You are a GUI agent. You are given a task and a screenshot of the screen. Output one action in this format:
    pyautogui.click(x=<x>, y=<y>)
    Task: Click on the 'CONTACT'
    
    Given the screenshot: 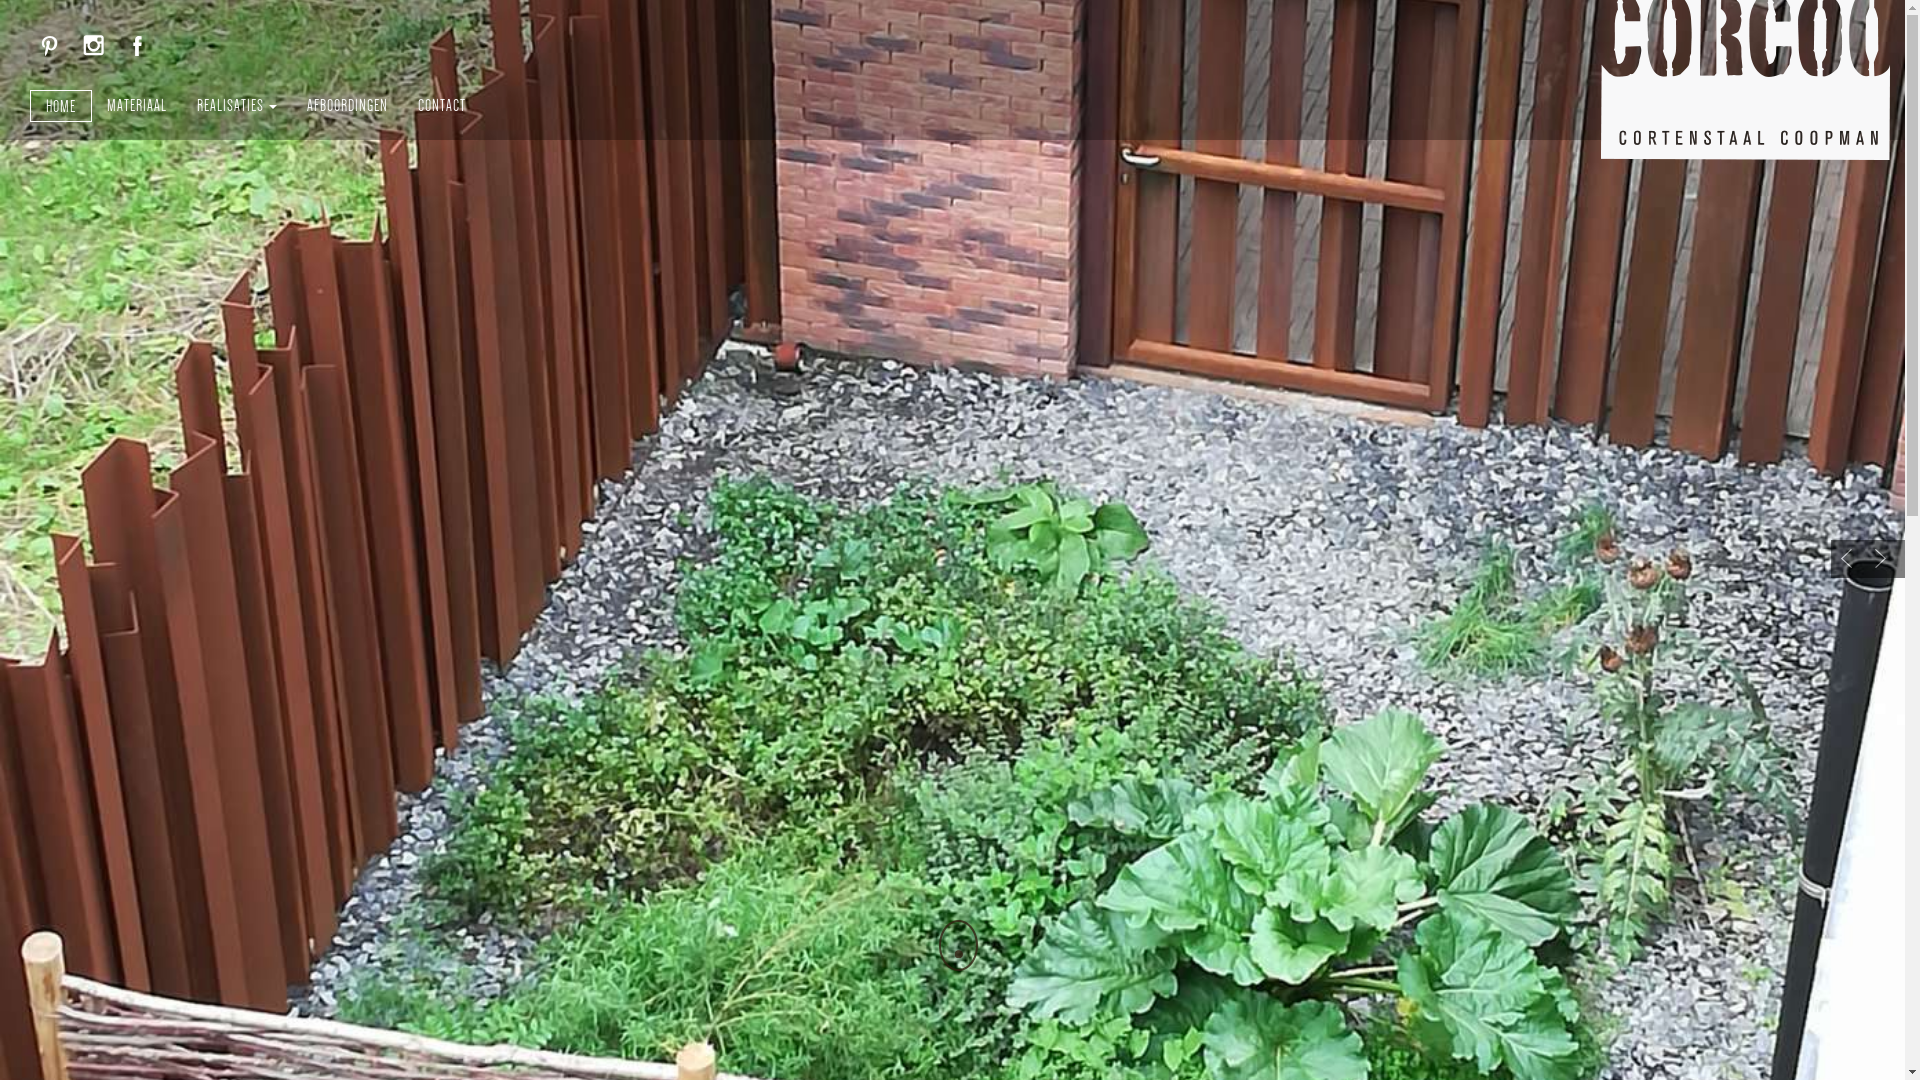 What is the action you would take?
    pyautogui.click(x=440, y=104)
    